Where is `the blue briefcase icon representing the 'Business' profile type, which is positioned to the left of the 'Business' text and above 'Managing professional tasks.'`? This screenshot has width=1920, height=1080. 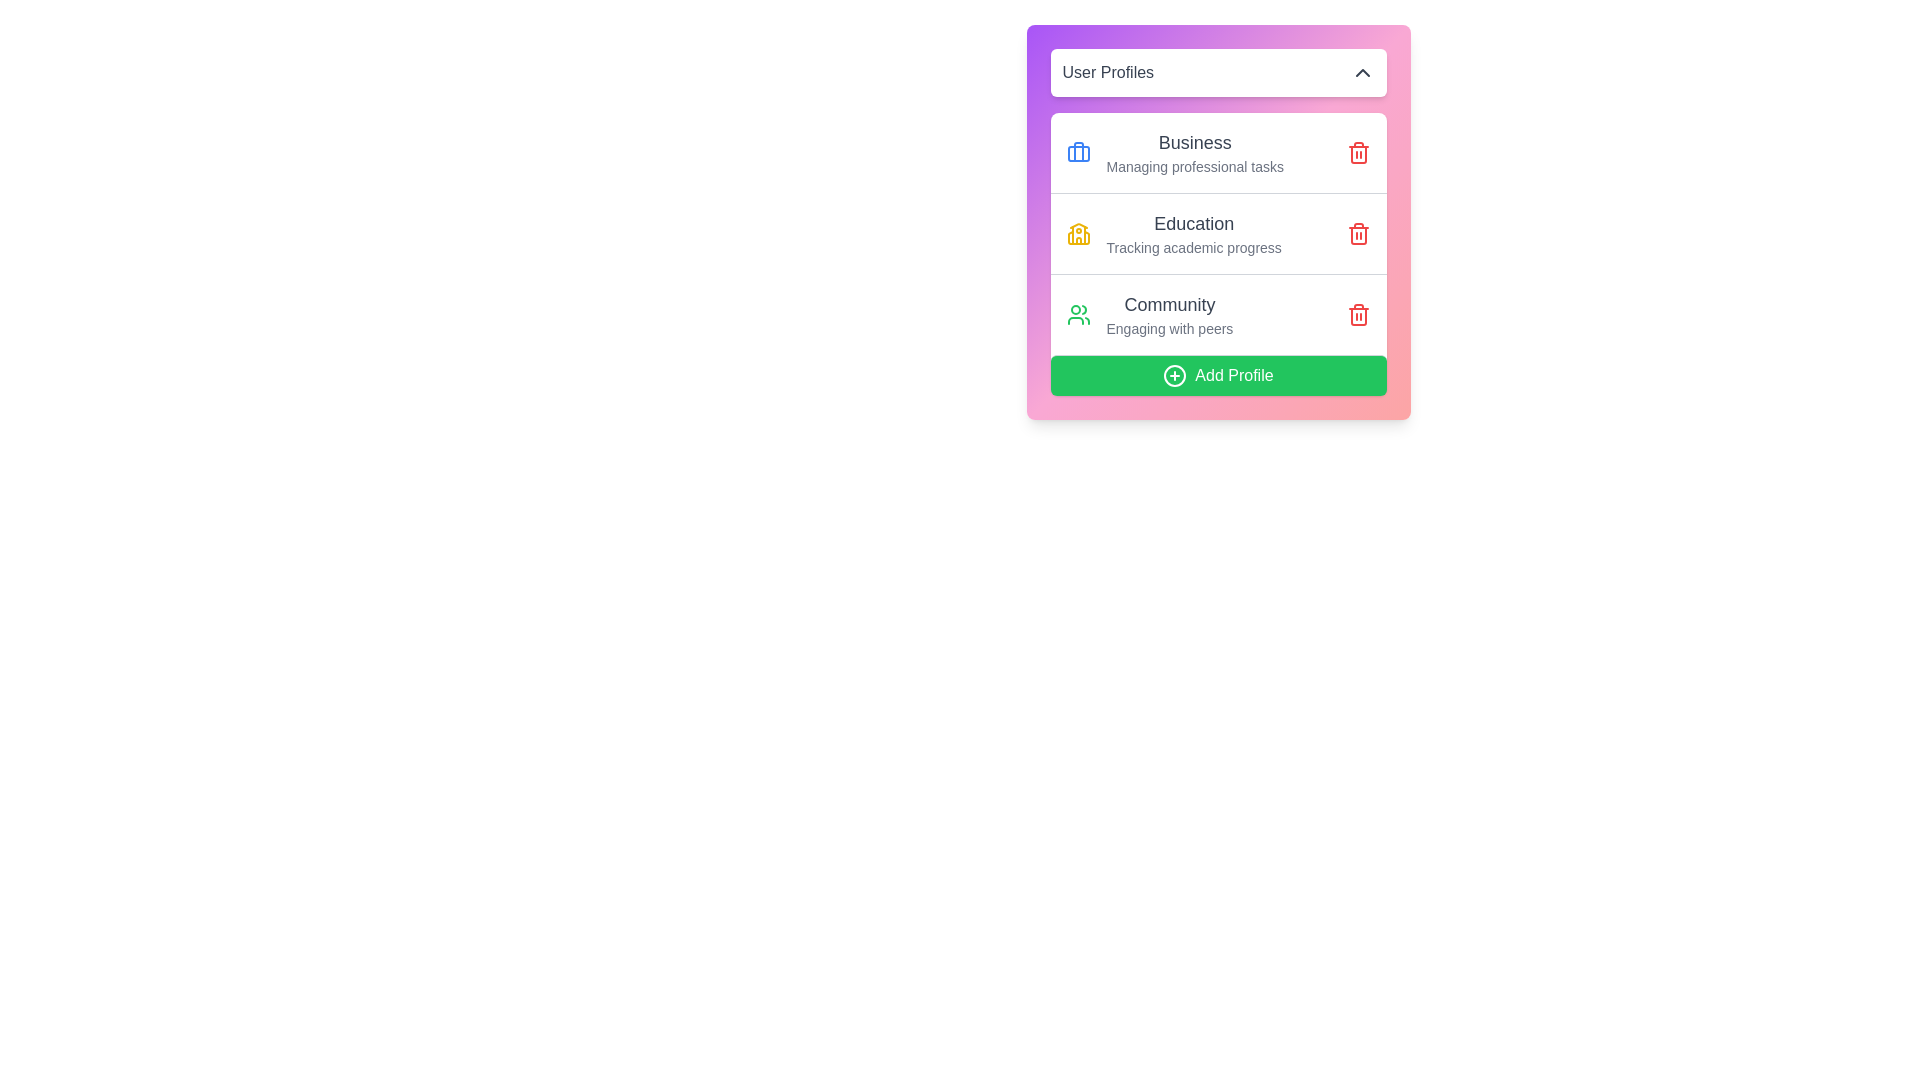
the blue briefcase icon representing the 'Business' profile type, which is positioned to the left of the 'Business' text and above 'Managing professional tasks.' is located at coordinates (1077, 152).